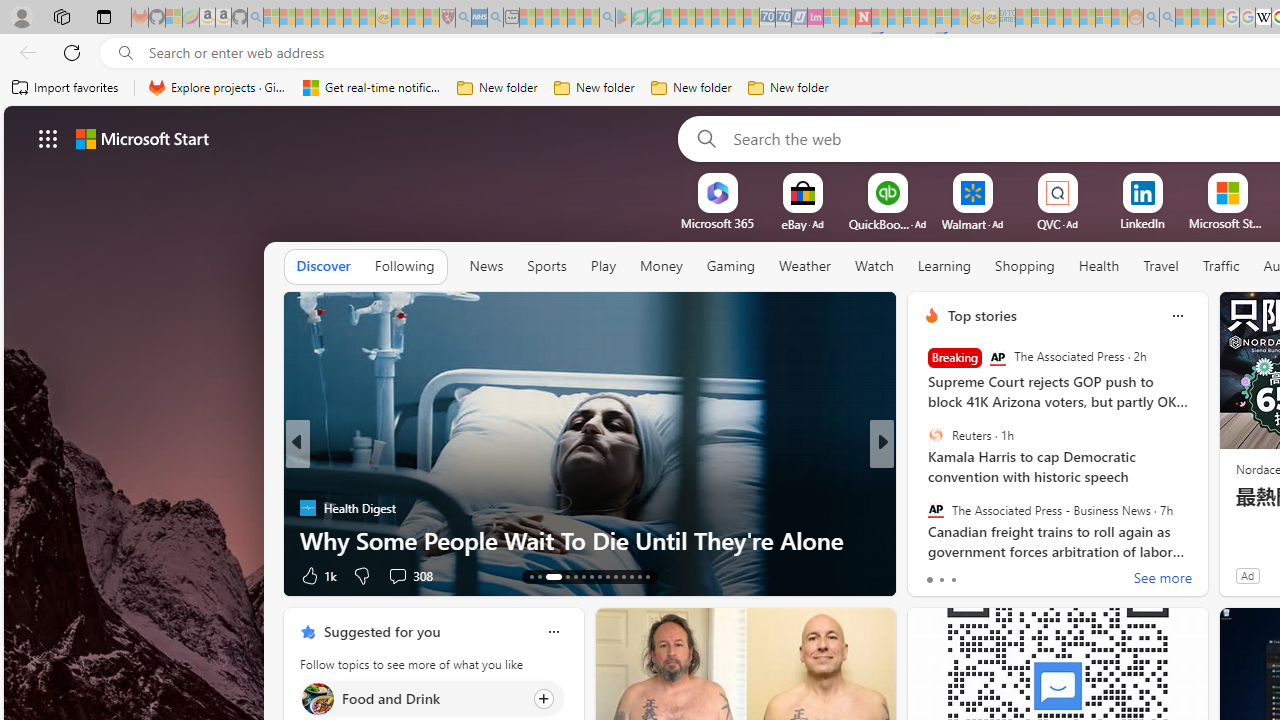  What do you see at coordinates (553, 632) in the screenshot?
I see `'Class: icon-img'` at bounding box center [553, 632].